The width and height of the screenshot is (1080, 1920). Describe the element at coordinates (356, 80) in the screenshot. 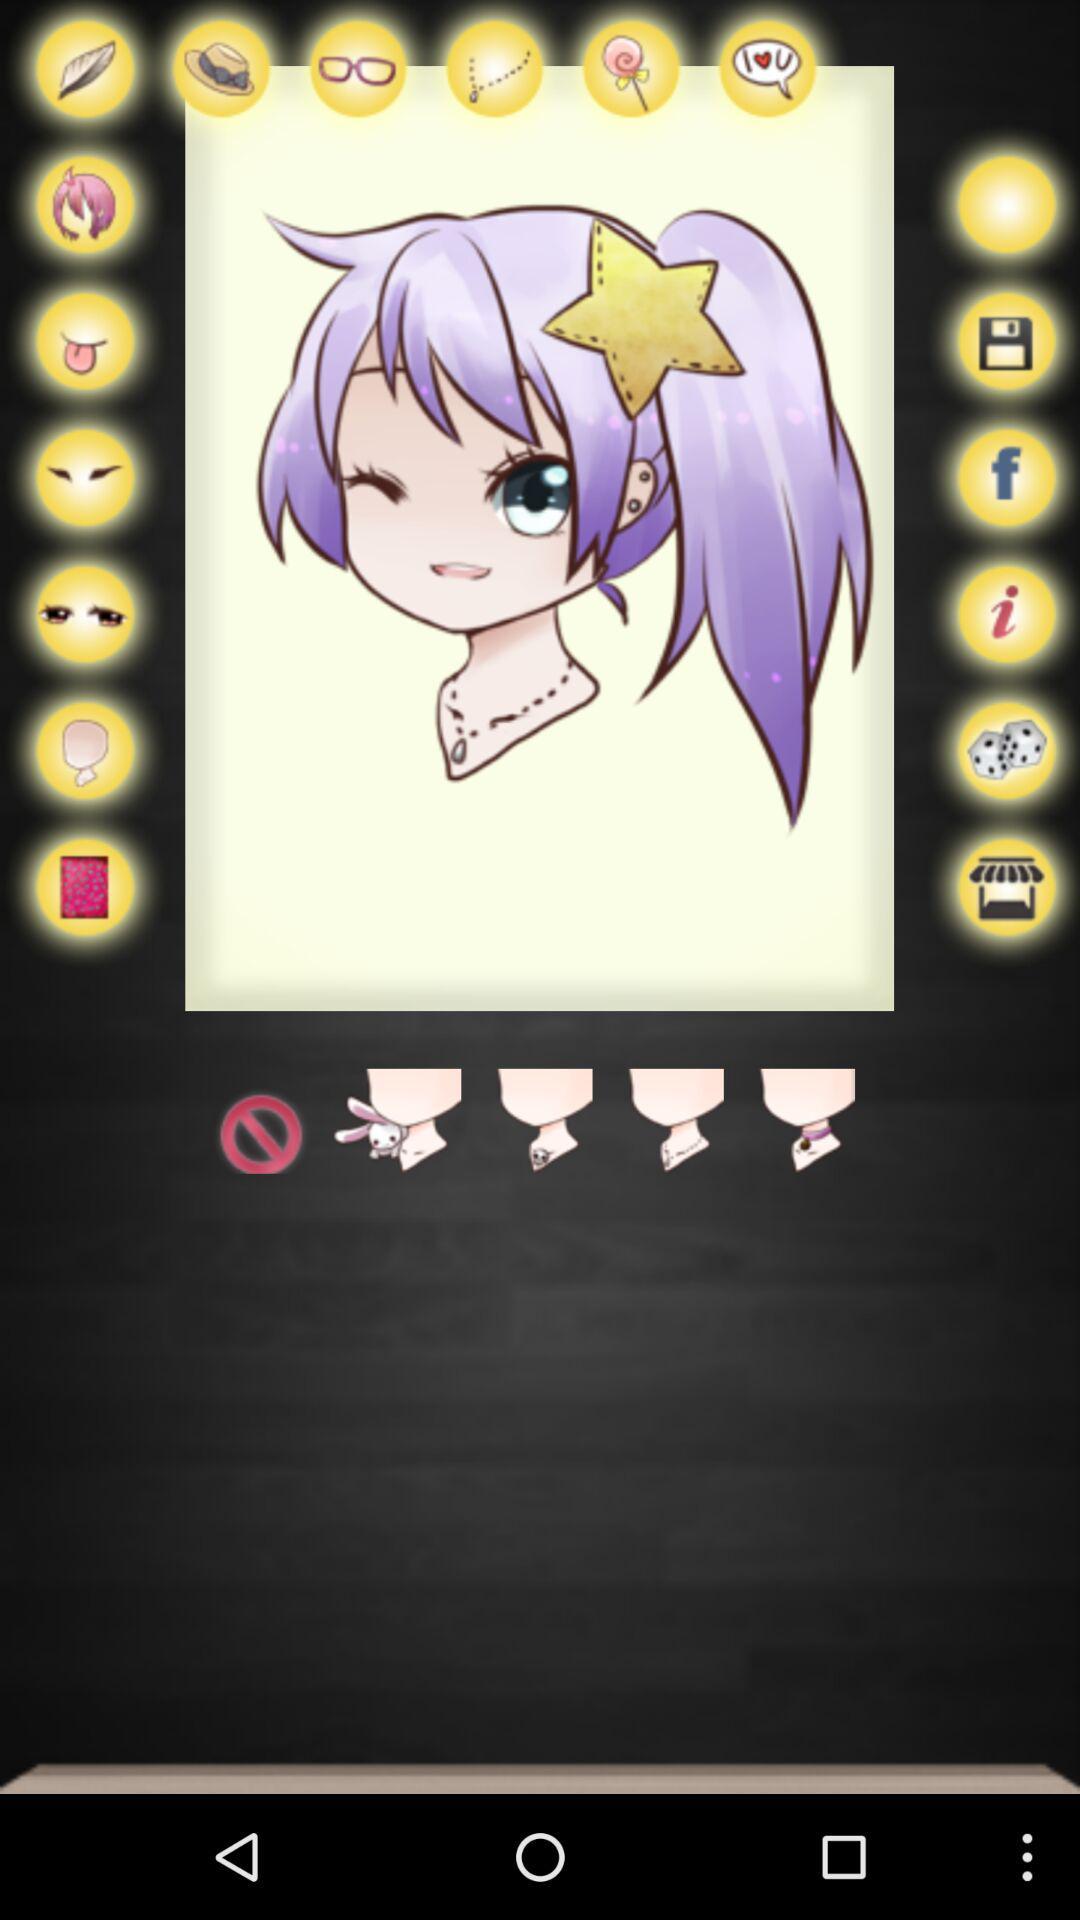

I see `the photo icon` at that location.